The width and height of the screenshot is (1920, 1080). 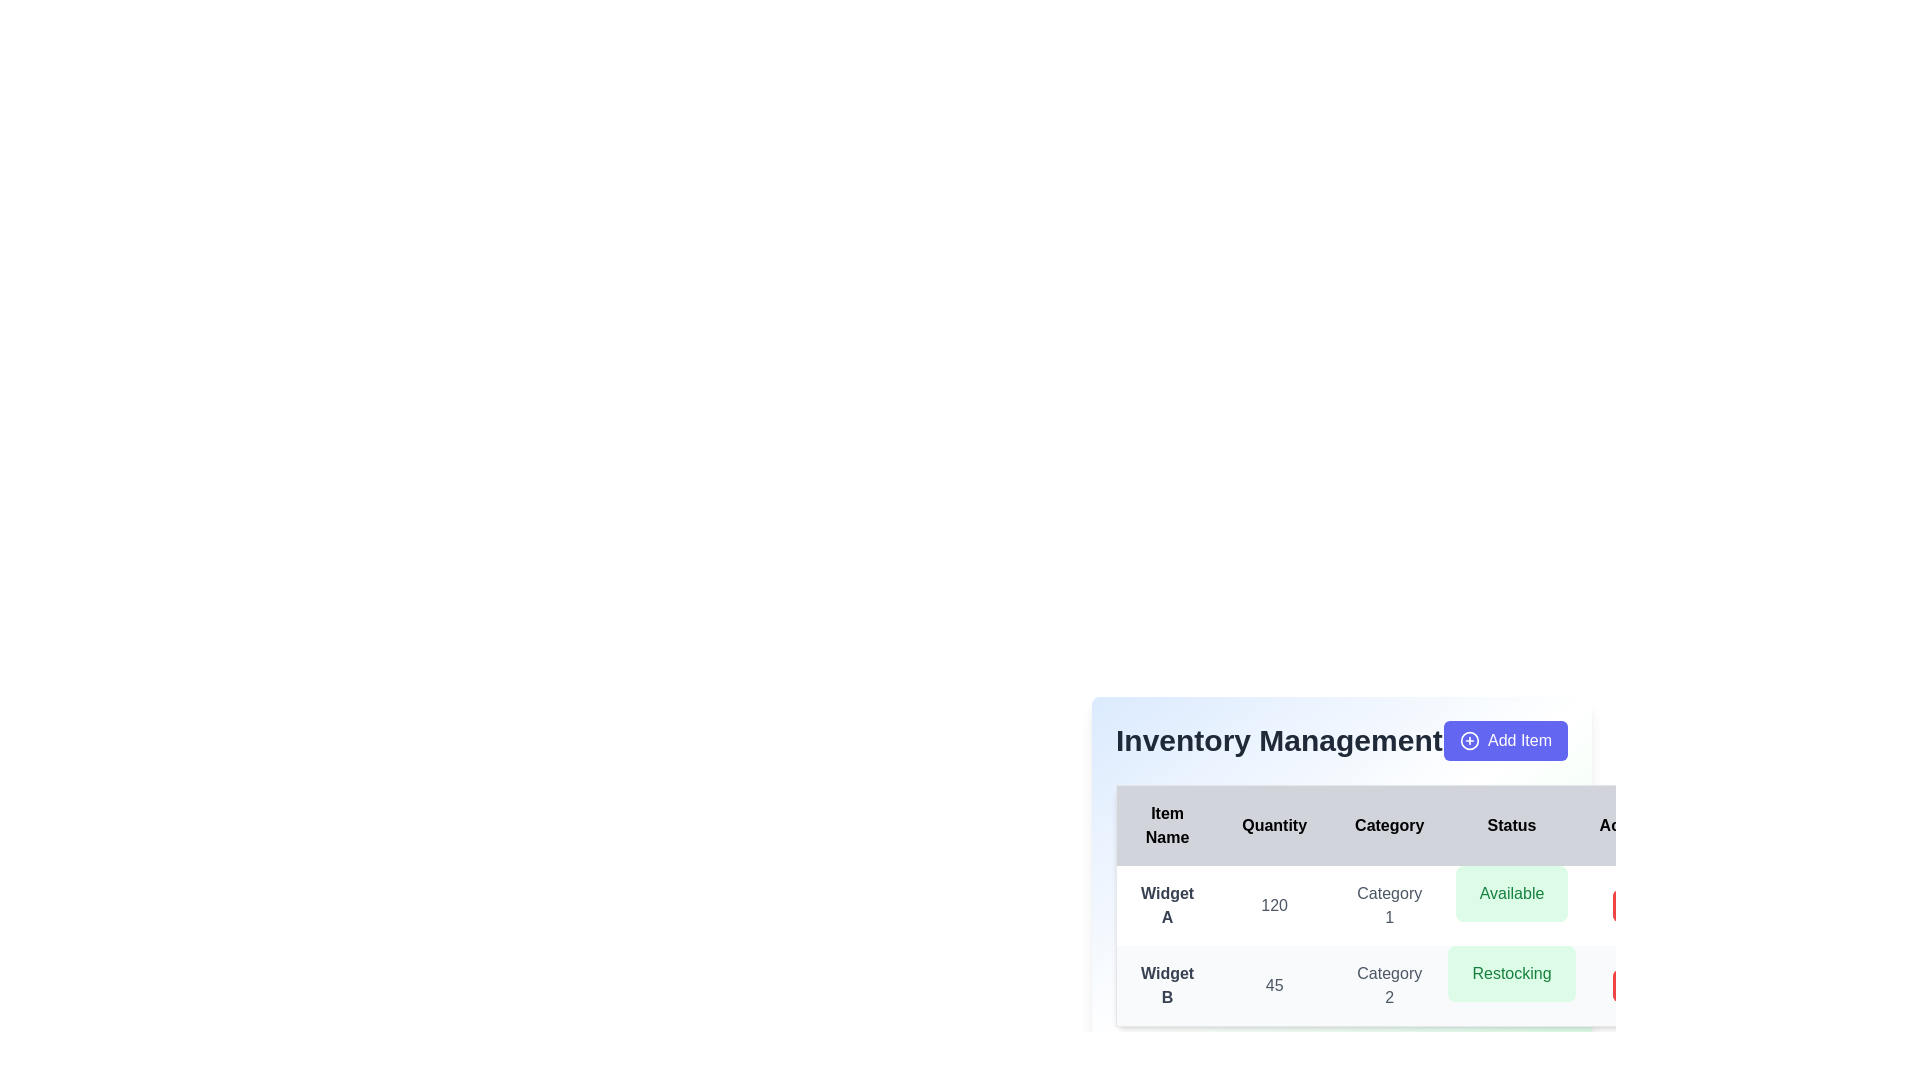 I want to click on the red button with white text located in the 'Actions' column for 'Widget B' in the inventory management table, so click(x=1629, y=985).